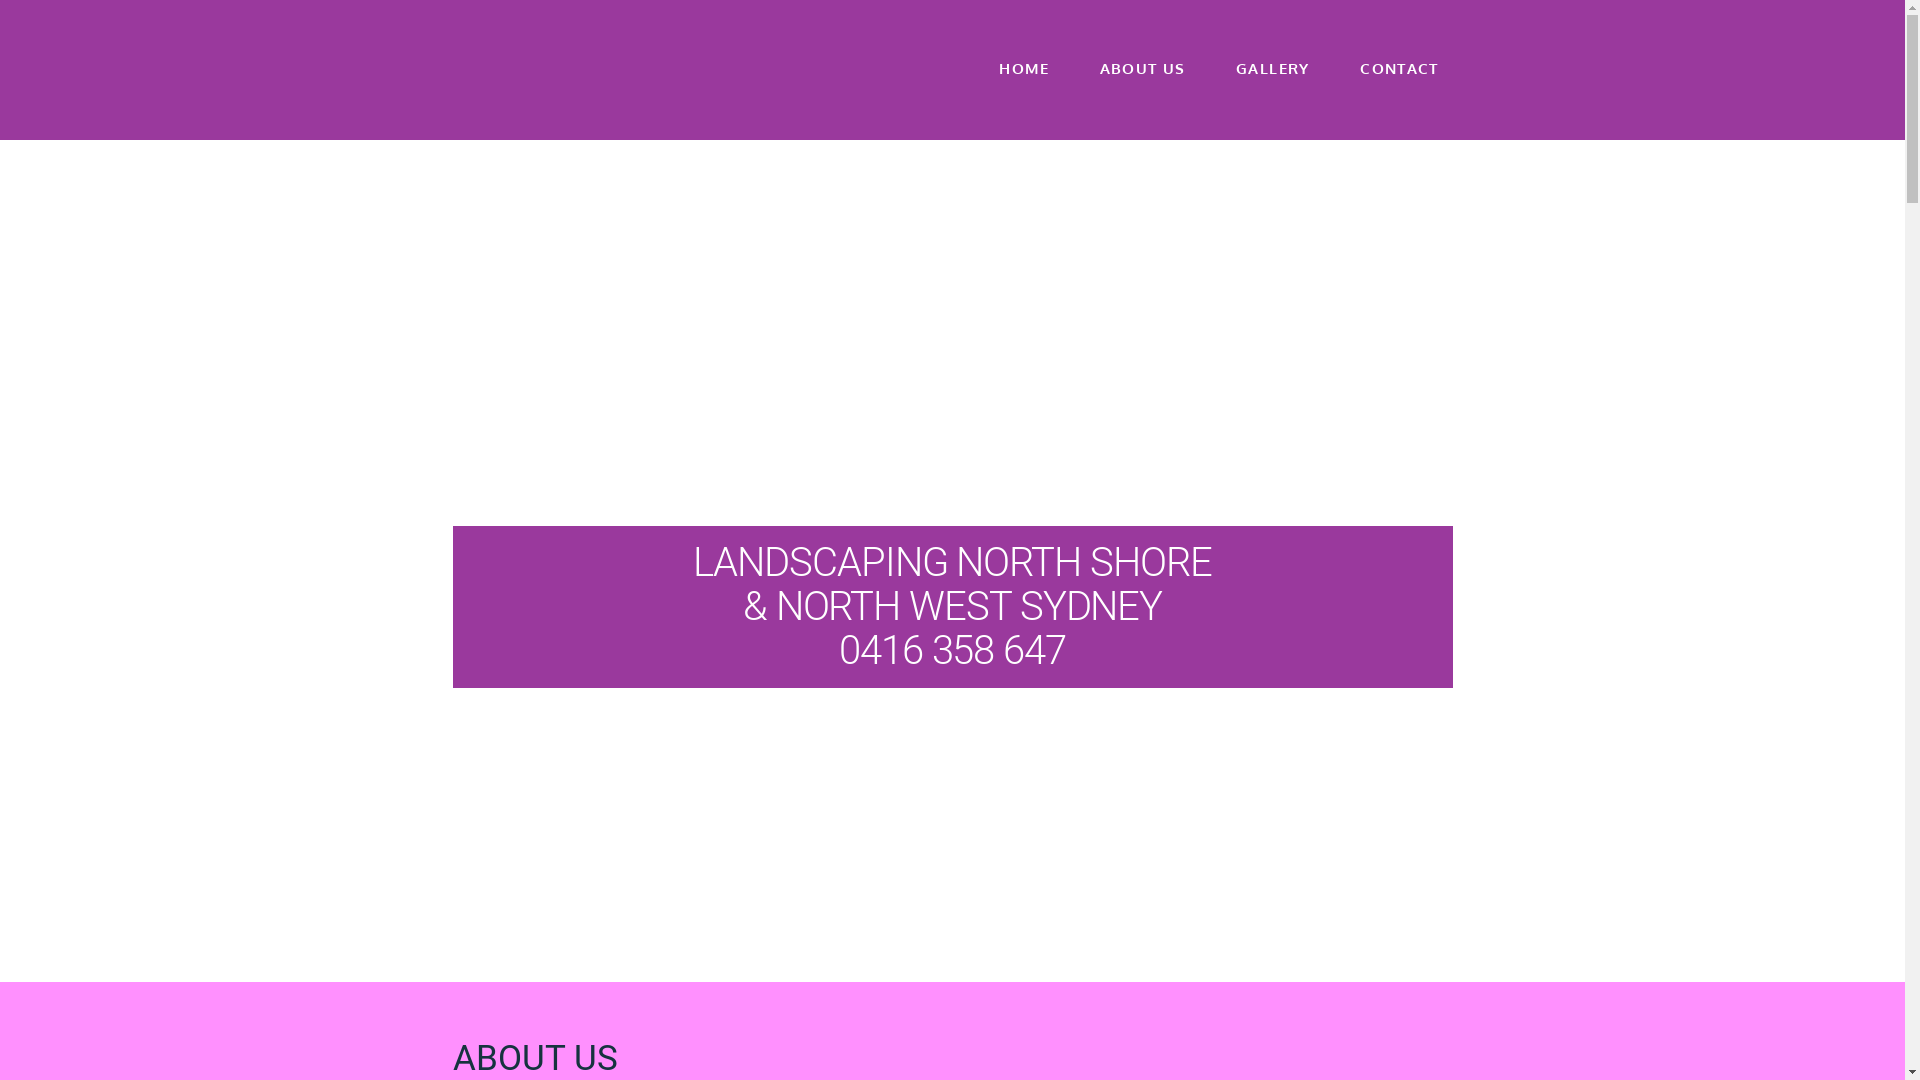 This screenshot has height=1080, width=1920. Describe the element at coordinates (1142, 83) in the screenshot. I see `'ABOUT US'` at that location.